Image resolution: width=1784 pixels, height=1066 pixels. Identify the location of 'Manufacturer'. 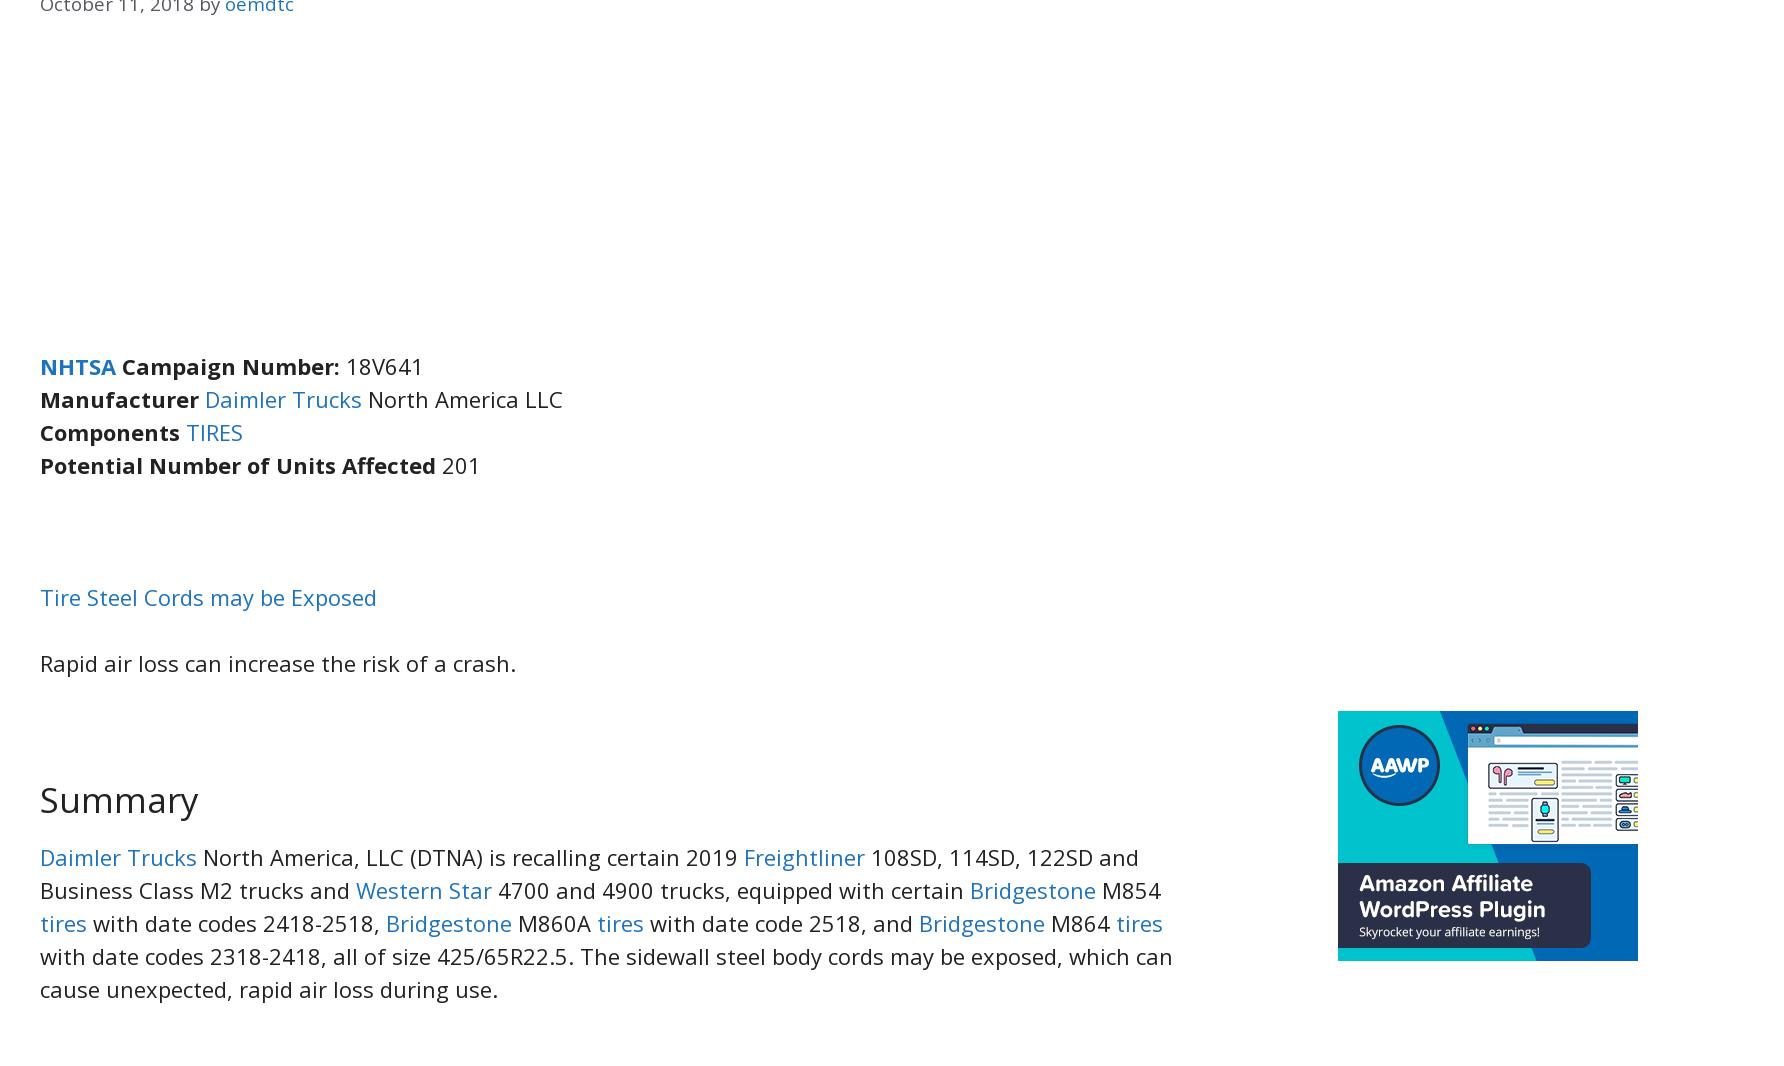
(121, 399).